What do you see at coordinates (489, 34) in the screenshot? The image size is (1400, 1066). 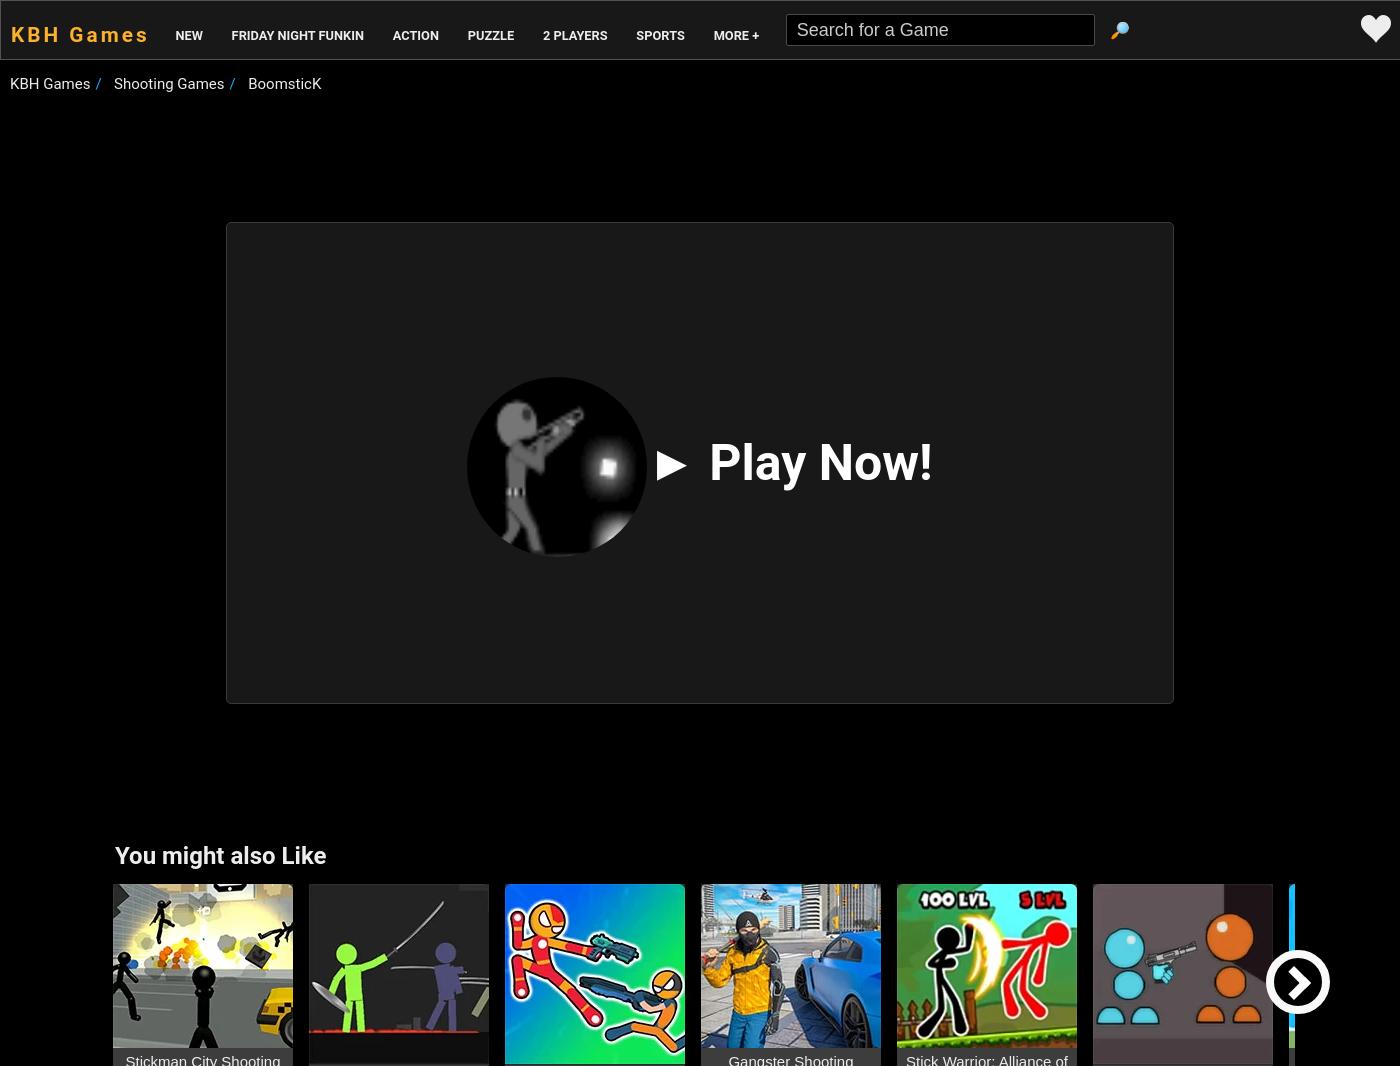 I see `'Puzzle'` at bounding box center [489, 34].